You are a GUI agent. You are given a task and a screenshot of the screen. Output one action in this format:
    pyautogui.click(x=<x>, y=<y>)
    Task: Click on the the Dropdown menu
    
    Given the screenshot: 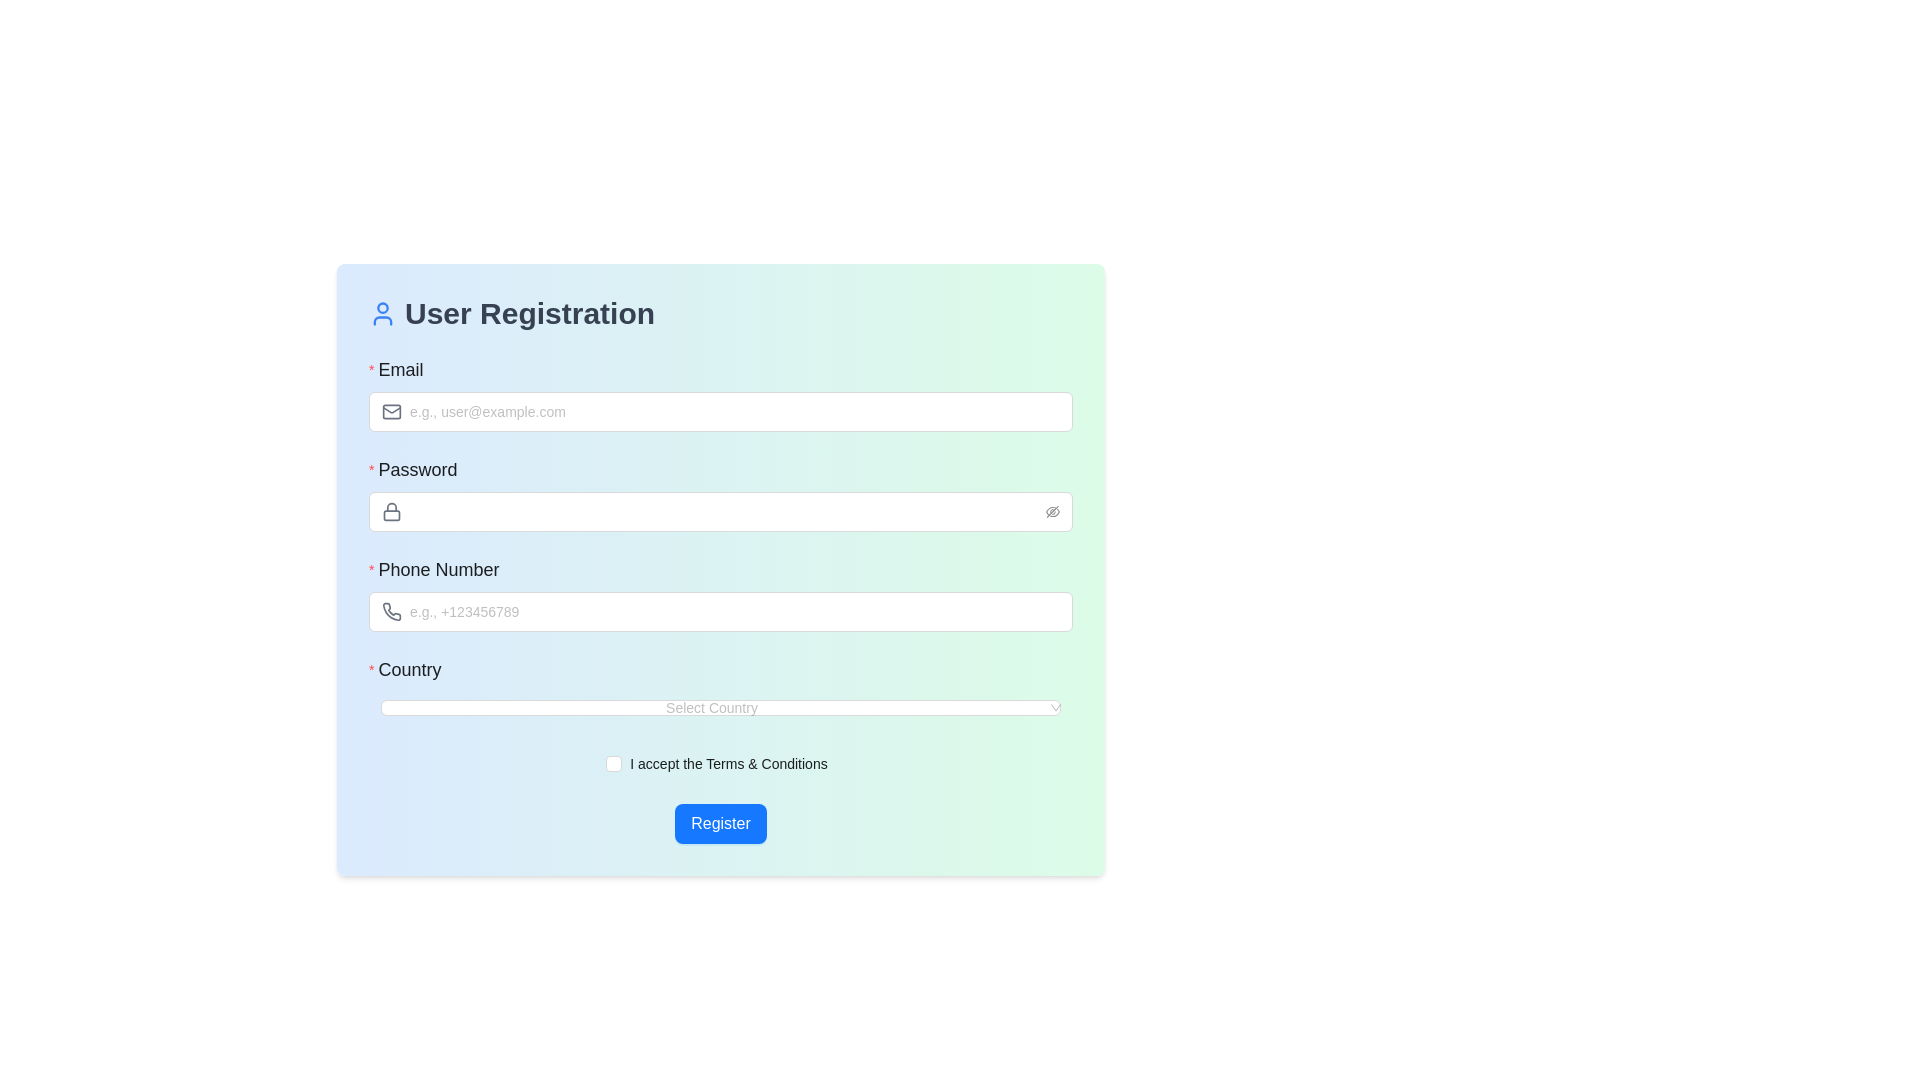 What is the action you would take?
    pyautogui.click(x=720, y=707)
    